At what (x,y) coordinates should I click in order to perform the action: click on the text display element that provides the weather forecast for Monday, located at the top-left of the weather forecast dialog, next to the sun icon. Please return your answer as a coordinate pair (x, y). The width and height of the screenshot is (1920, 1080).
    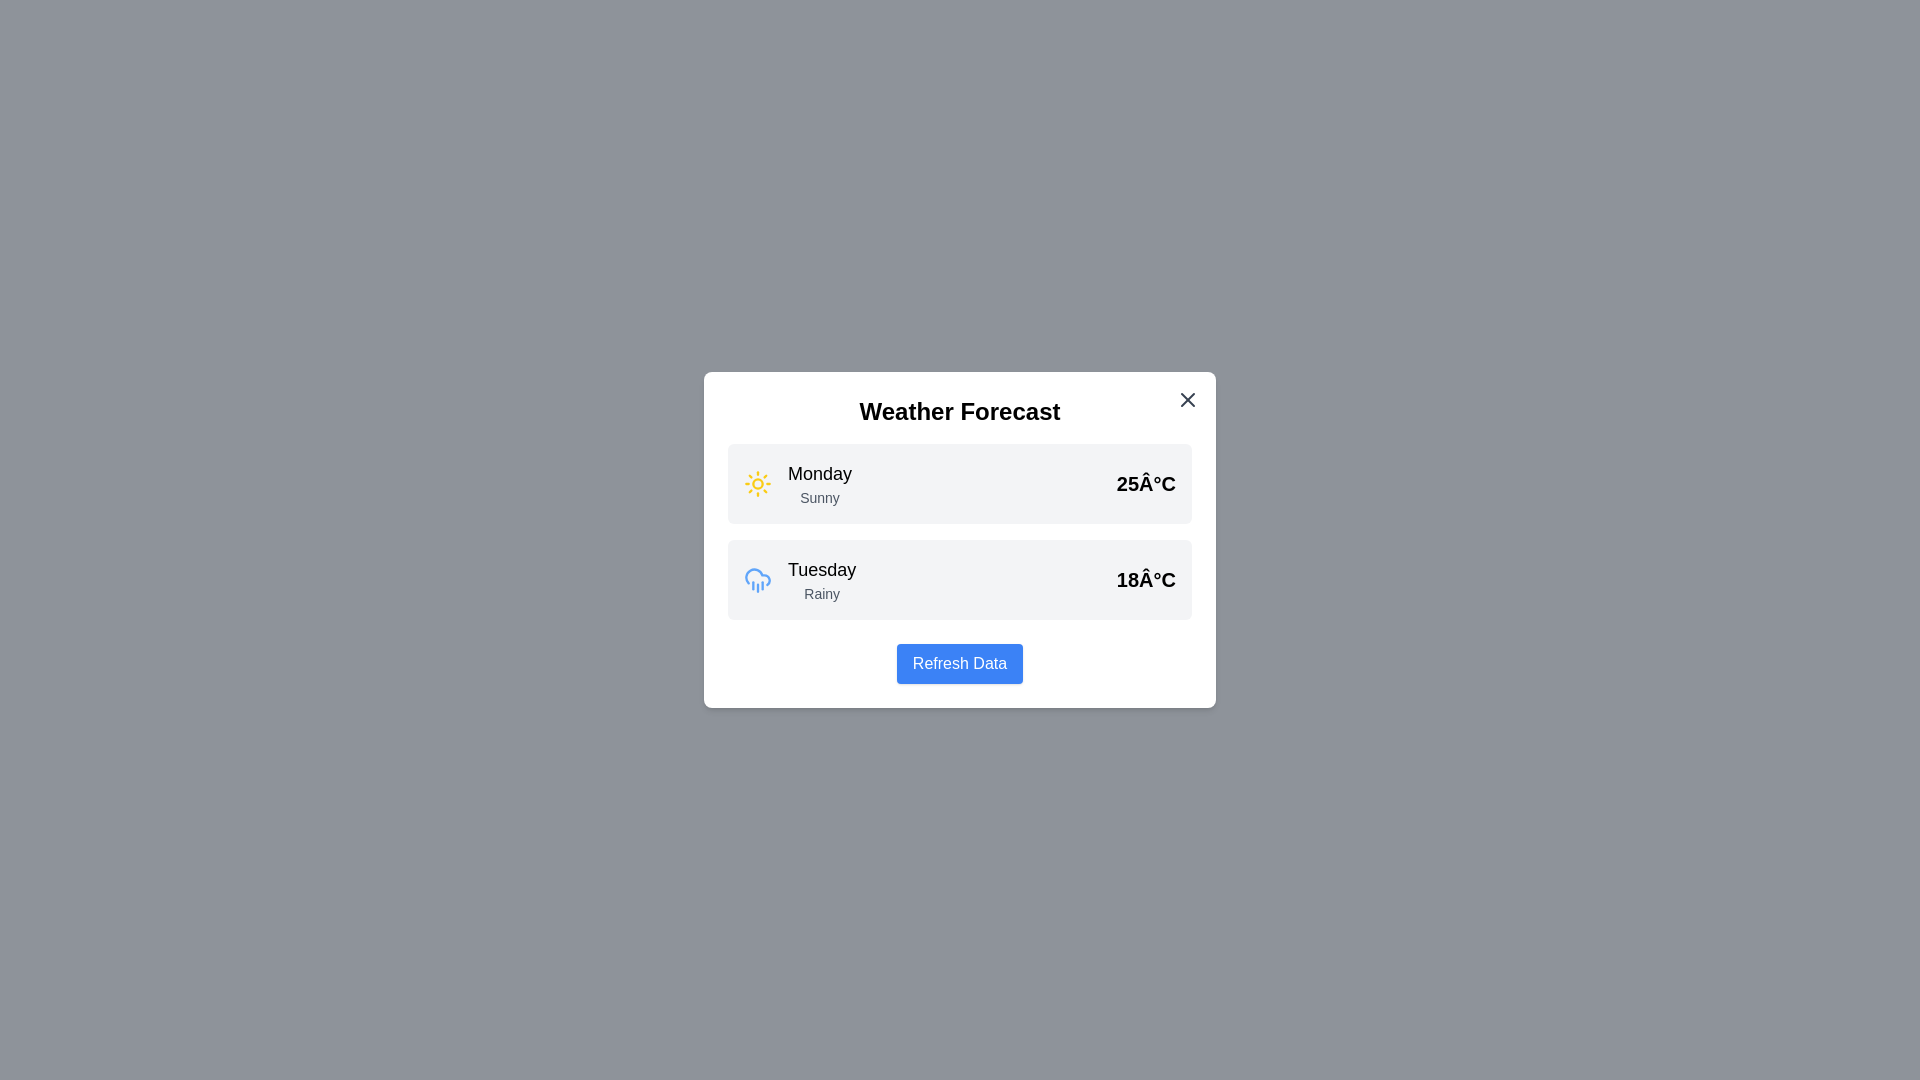
    Looking at the image, I should click on (820, 483).